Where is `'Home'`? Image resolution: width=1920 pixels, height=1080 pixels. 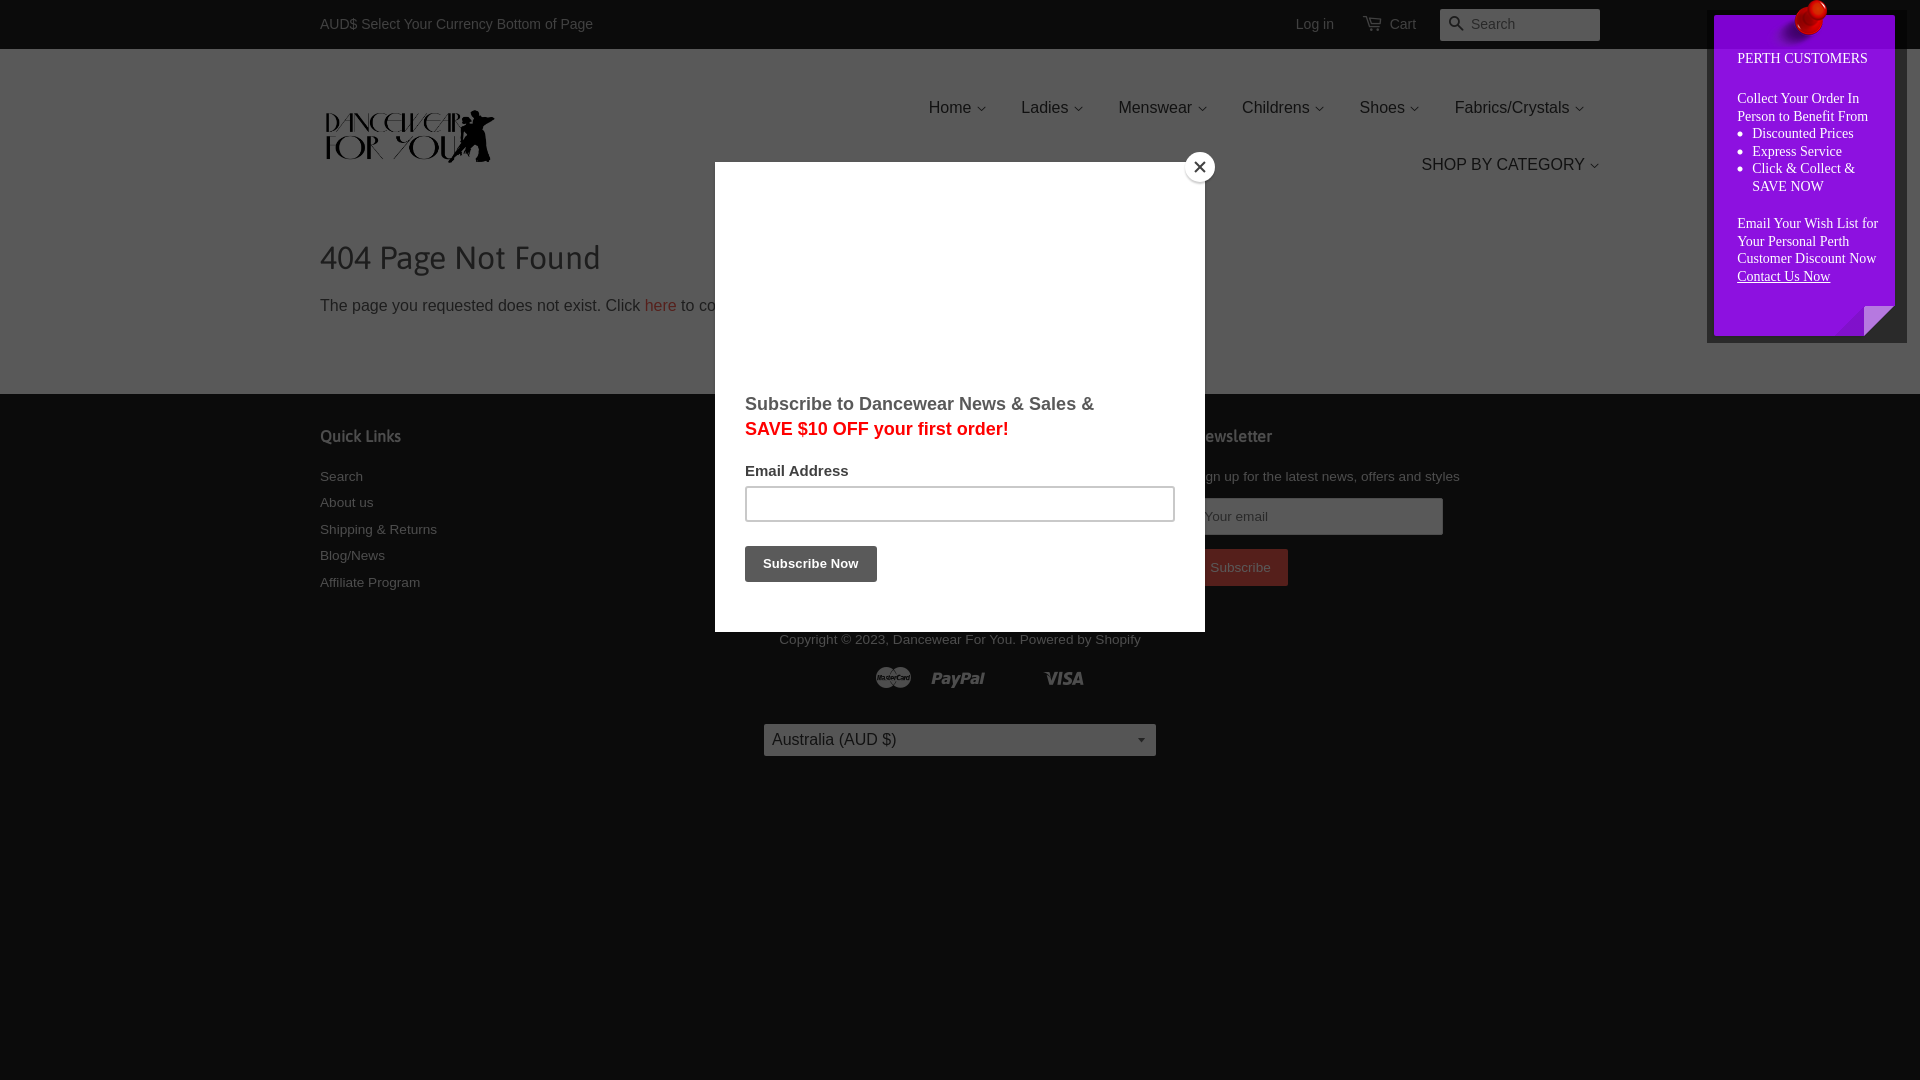 'Home' is located at coordinates (965, 107).